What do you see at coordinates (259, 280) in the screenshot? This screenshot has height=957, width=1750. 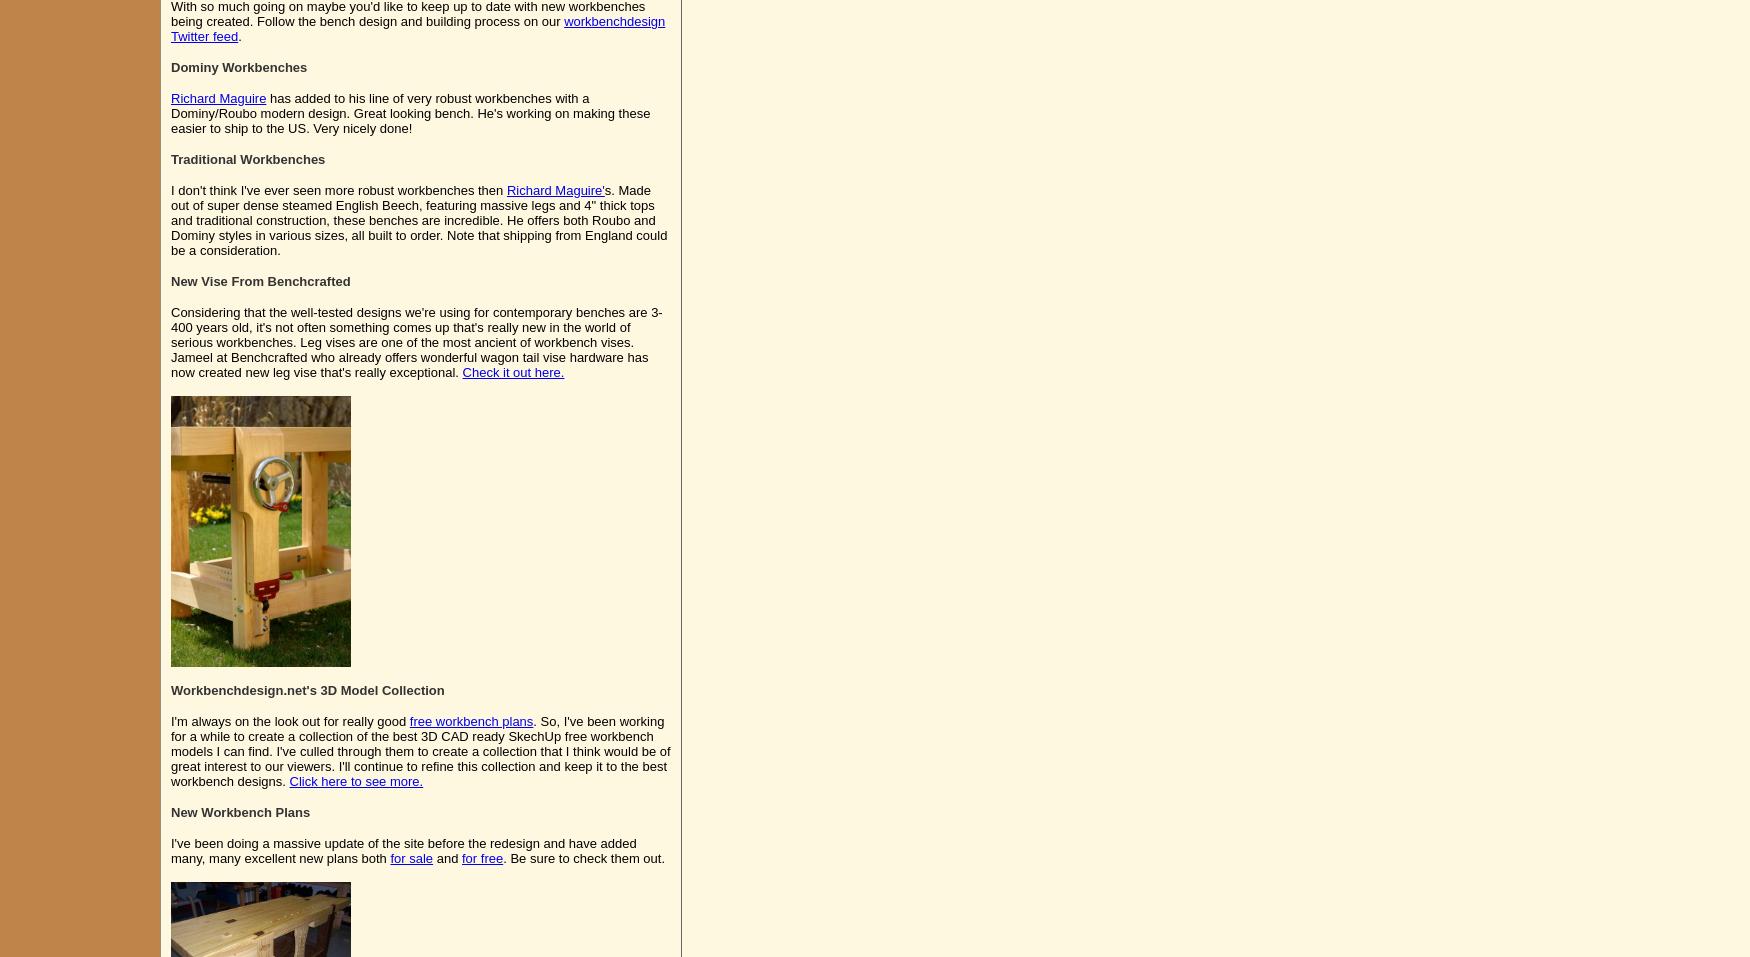 I see `'New Vise From Benchcrafted'` at bounding box center [259, 280].